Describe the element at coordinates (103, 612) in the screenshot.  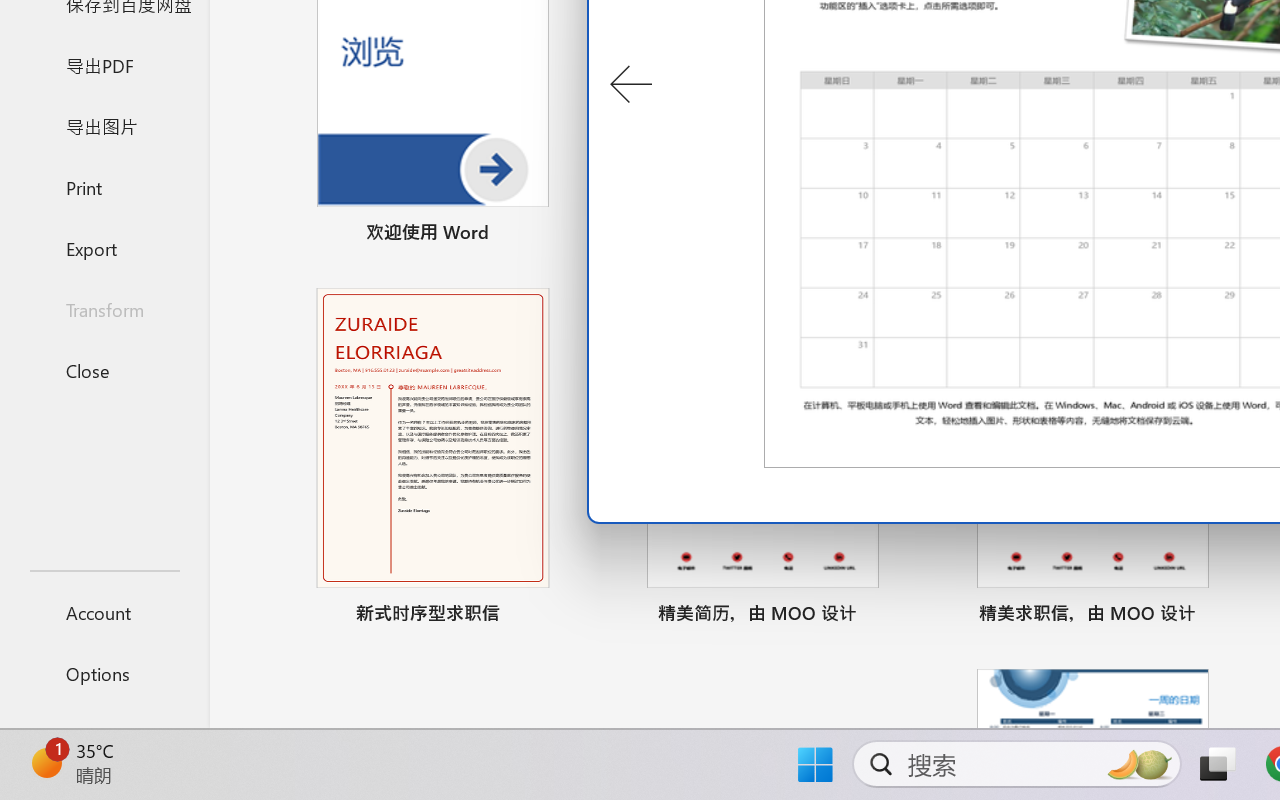
I see `'Account'` at that location.